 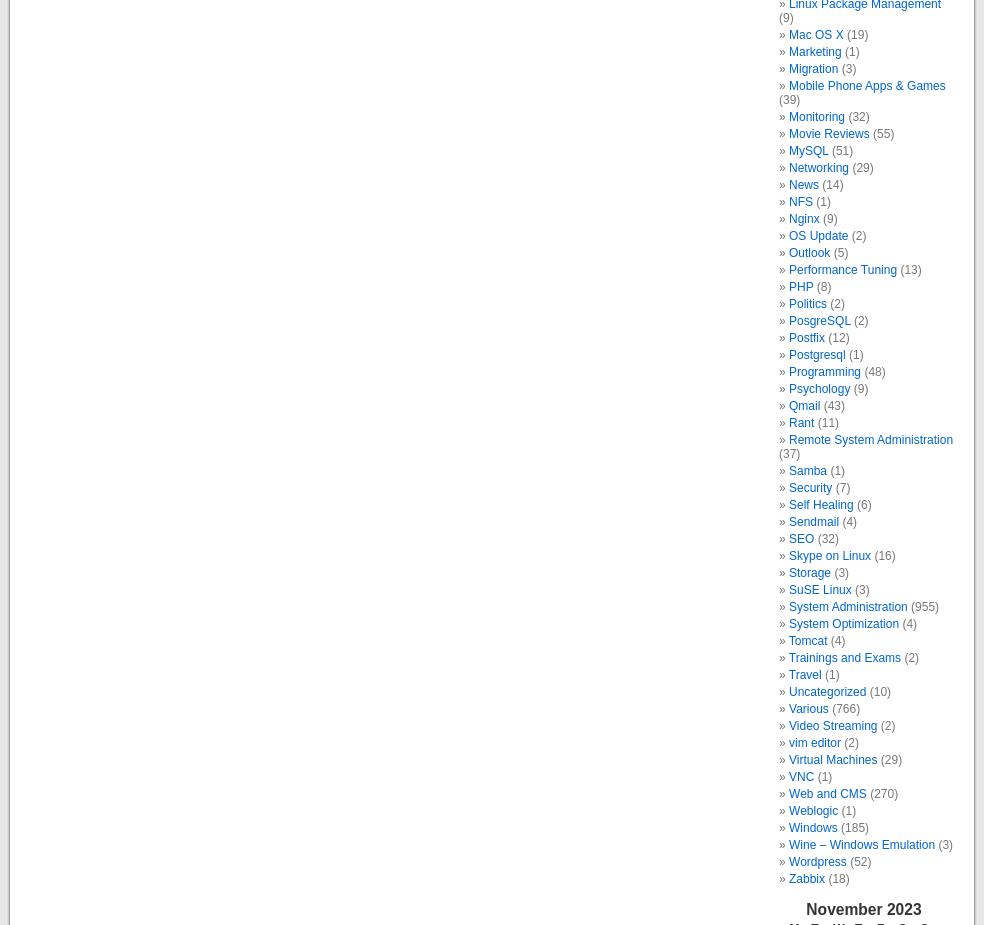 What do you see at coordinates (835, 336) in the screenshot?
I see `'(12)'` at bounding box center [835, 336].